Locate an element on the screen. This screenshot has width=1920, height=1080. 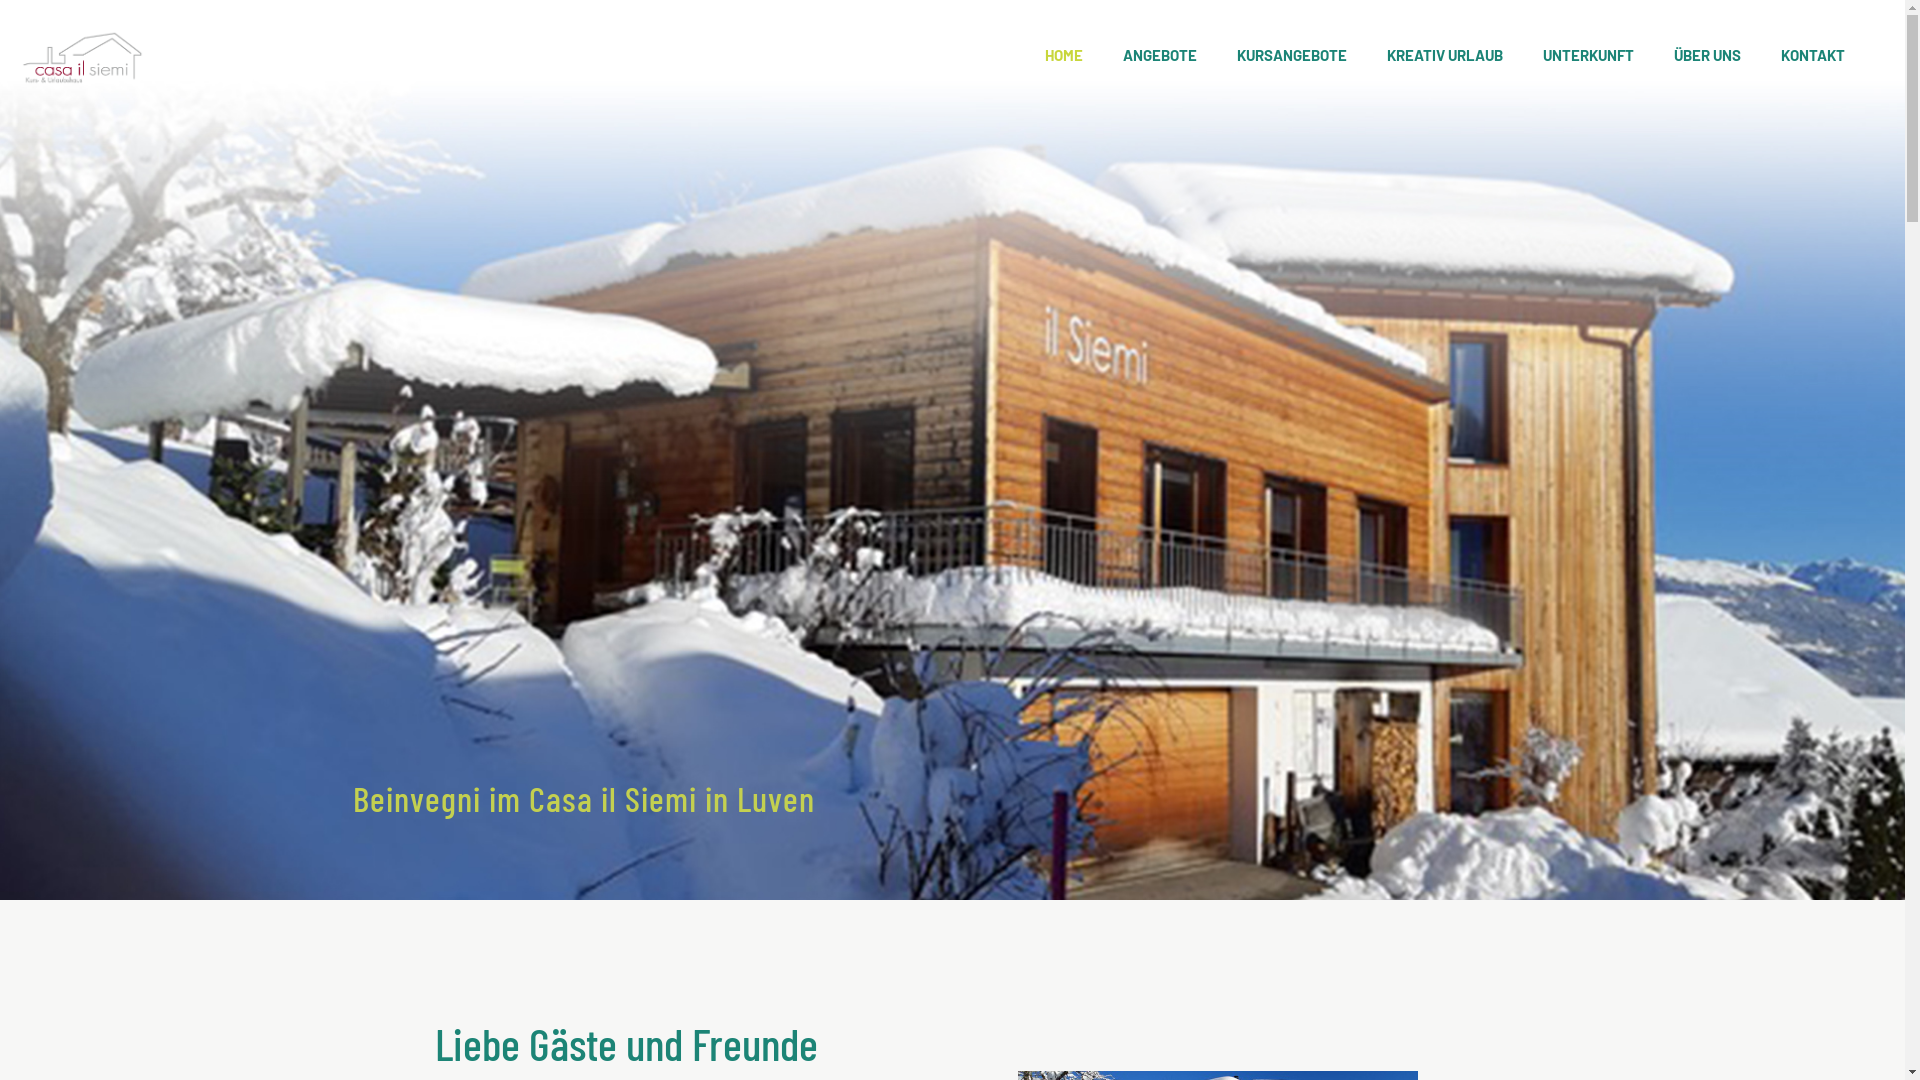
'ANGEBOTE' is located at coordinates (1160, 53).